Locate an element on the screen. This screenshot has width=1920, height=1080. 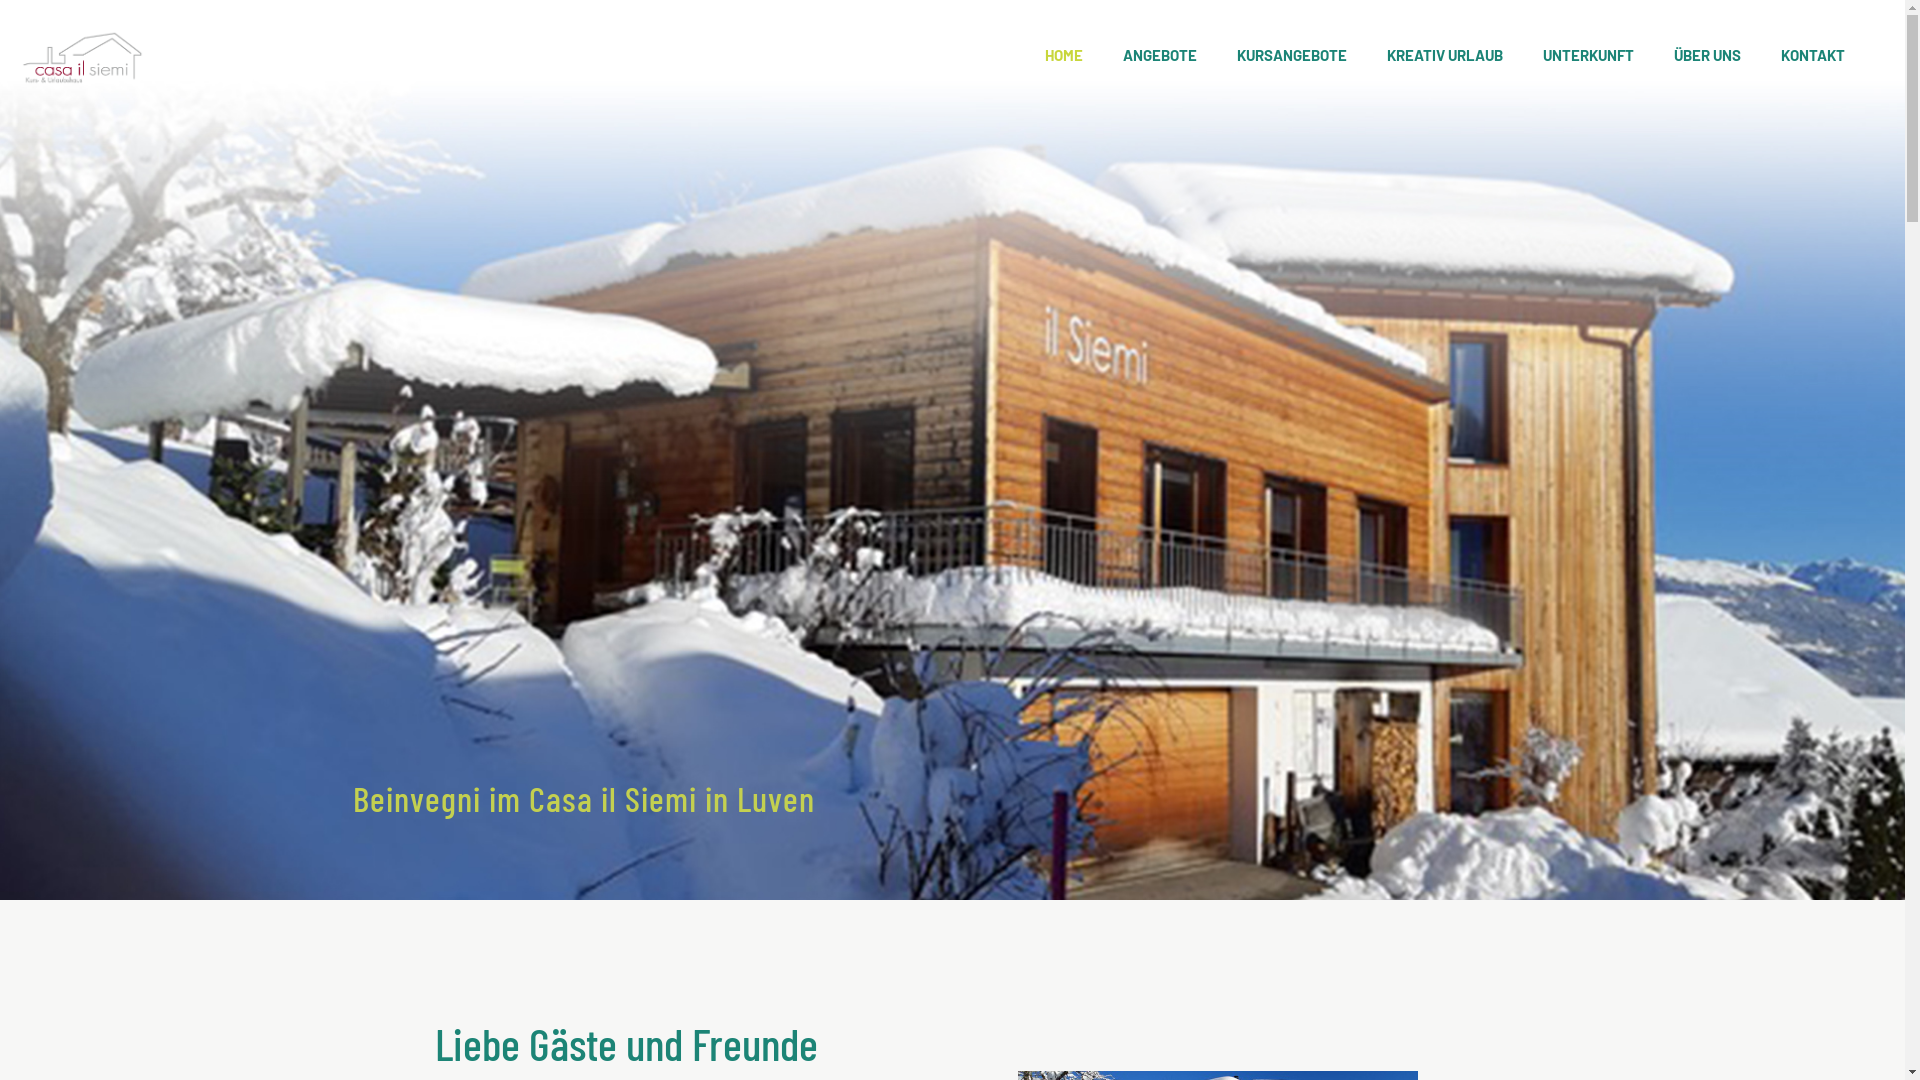
'ANGEBOTE' is located at coordinates (1160, 53).